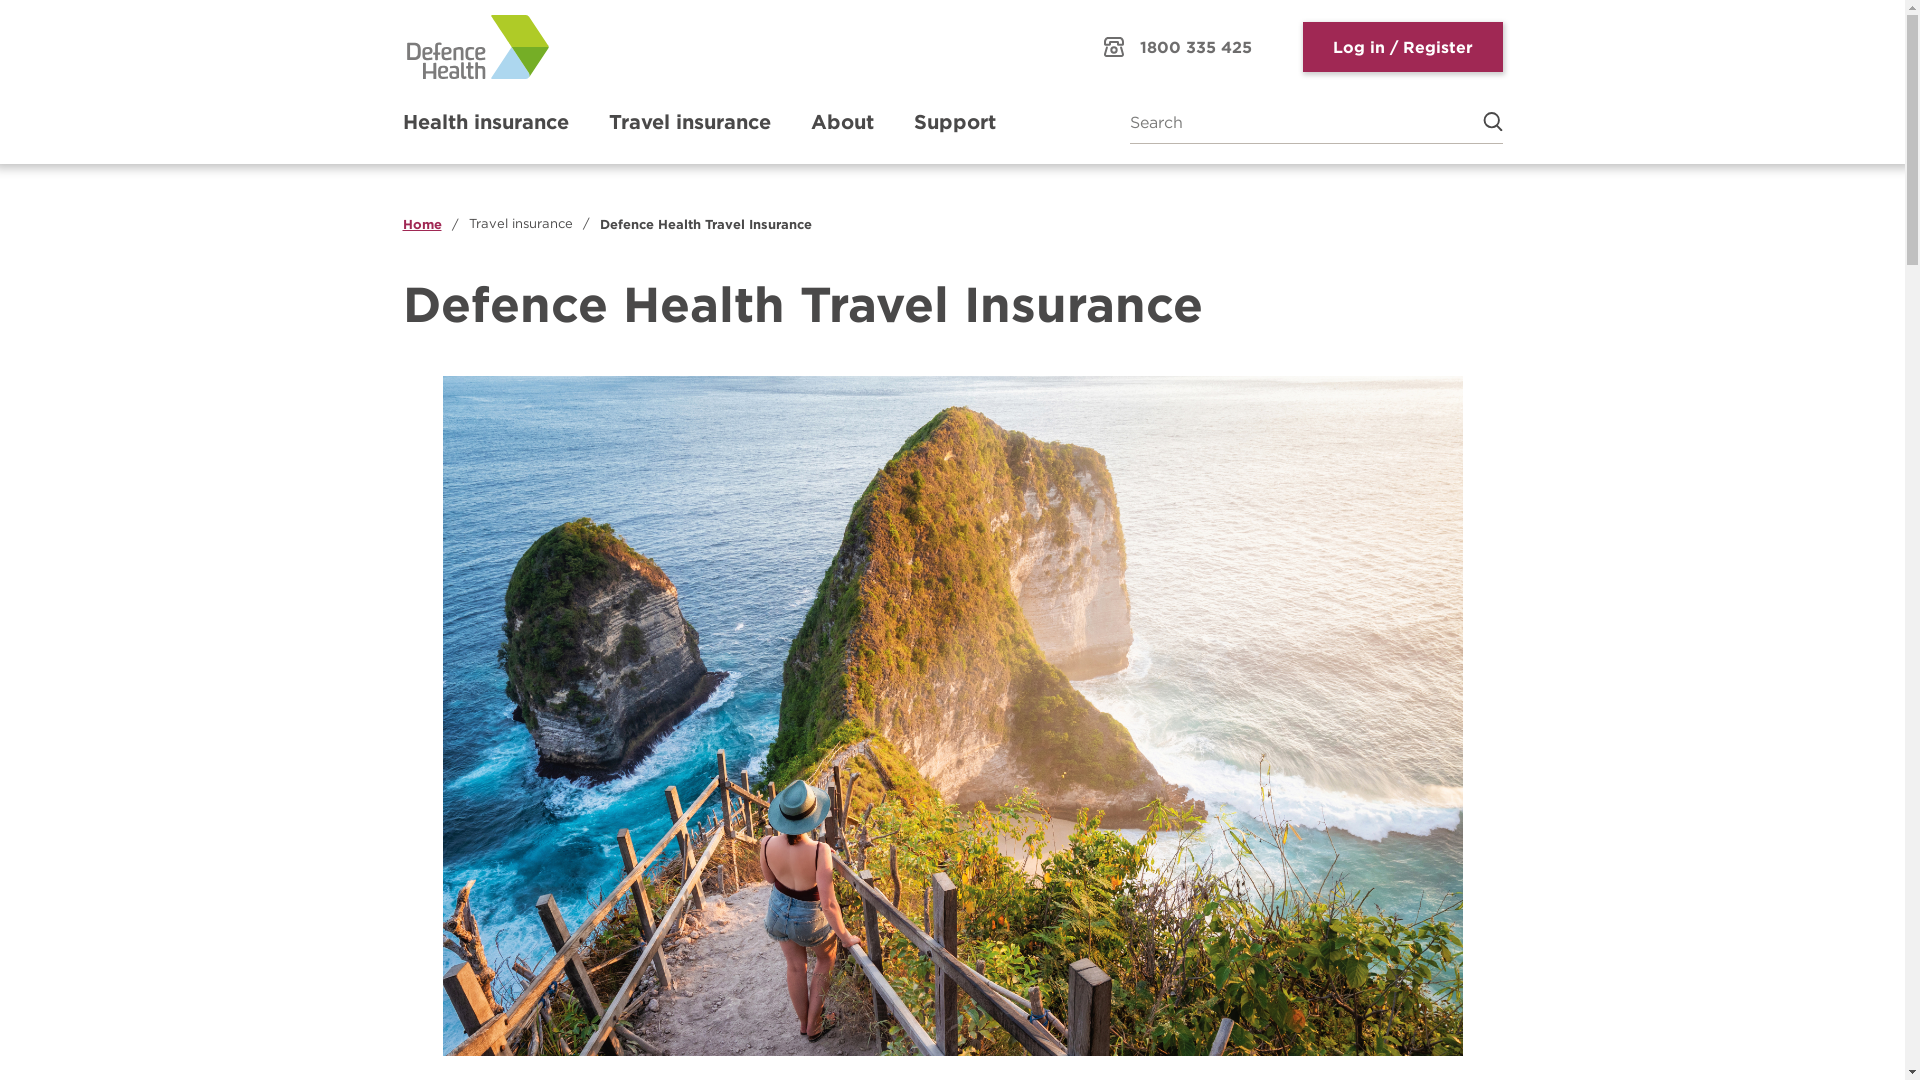  What do you see at coordinates (484, 122) in the screenshot?
I see `'Health insurance'` at bounding box center [484, 122].